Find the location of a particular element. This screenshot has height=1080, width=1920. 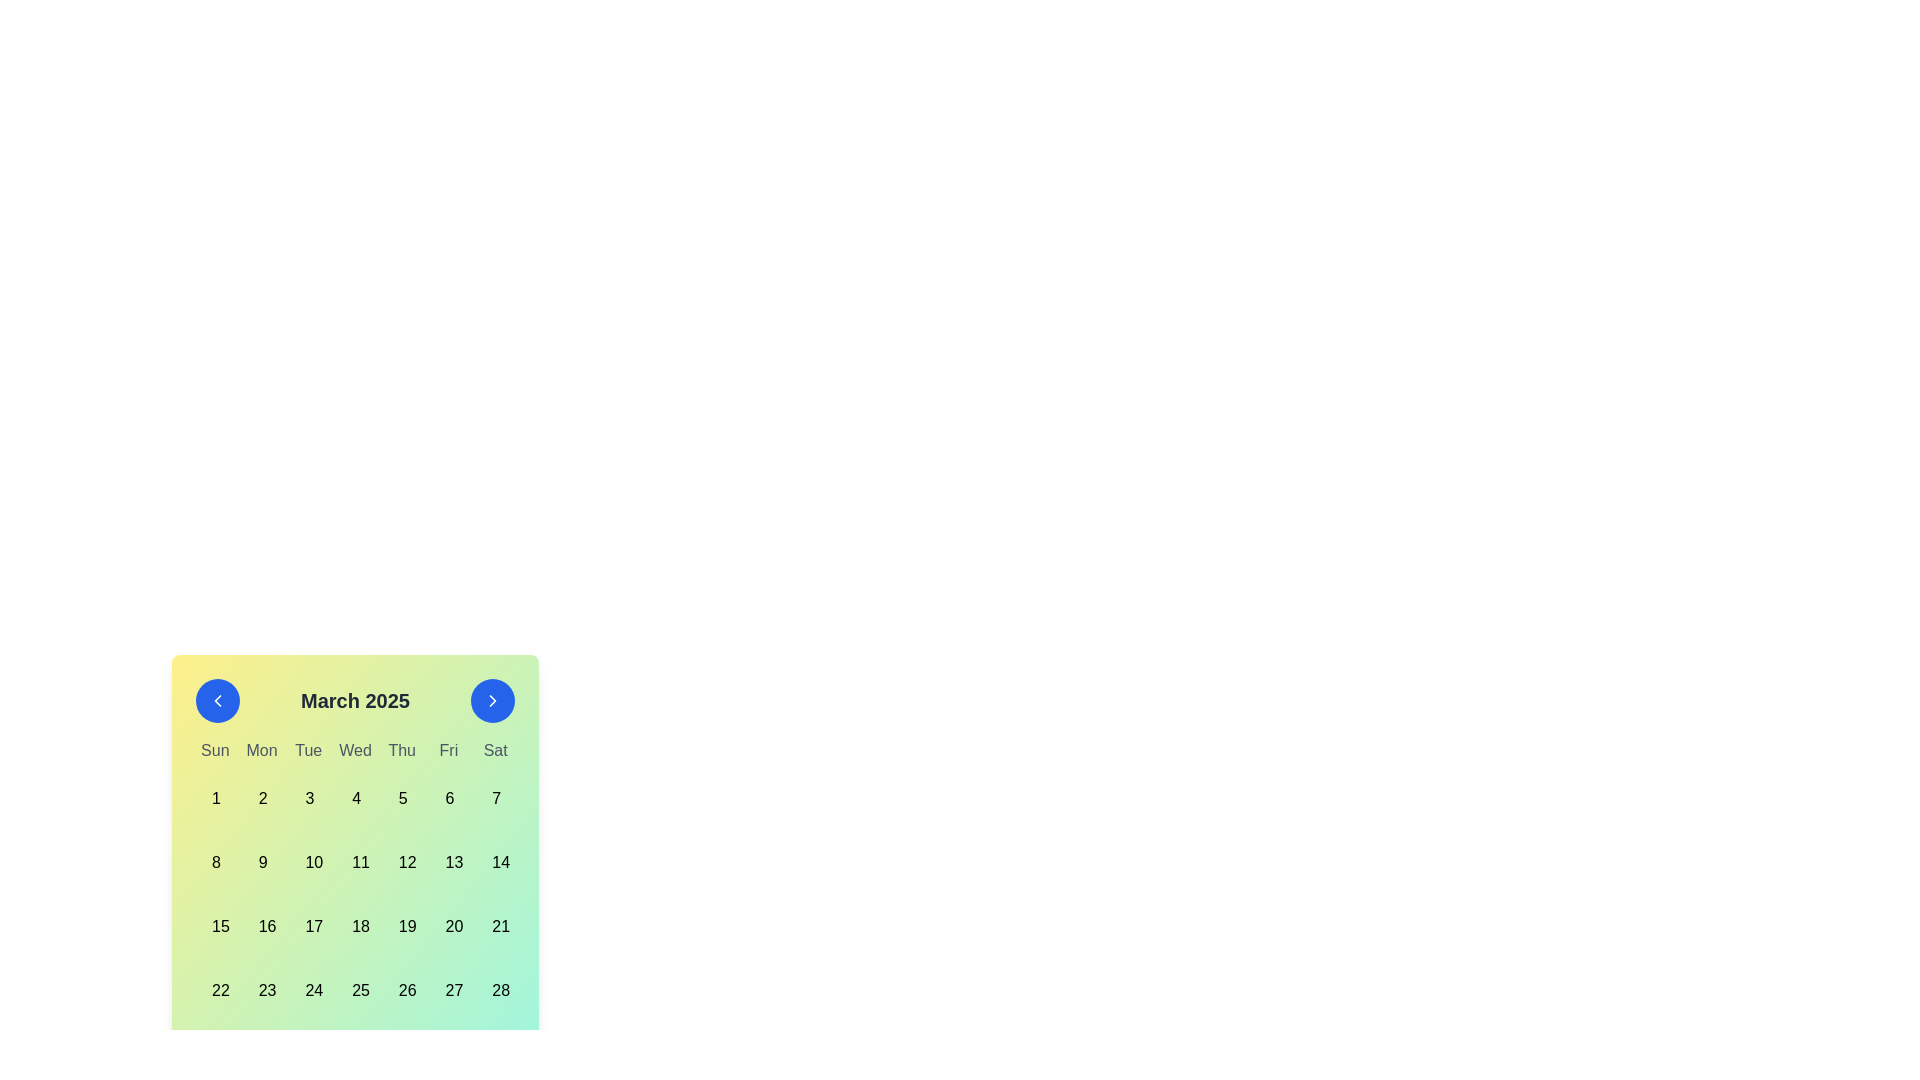

the Date cell displaying '6' in the calendar grid is located at coordinates (447, 797).